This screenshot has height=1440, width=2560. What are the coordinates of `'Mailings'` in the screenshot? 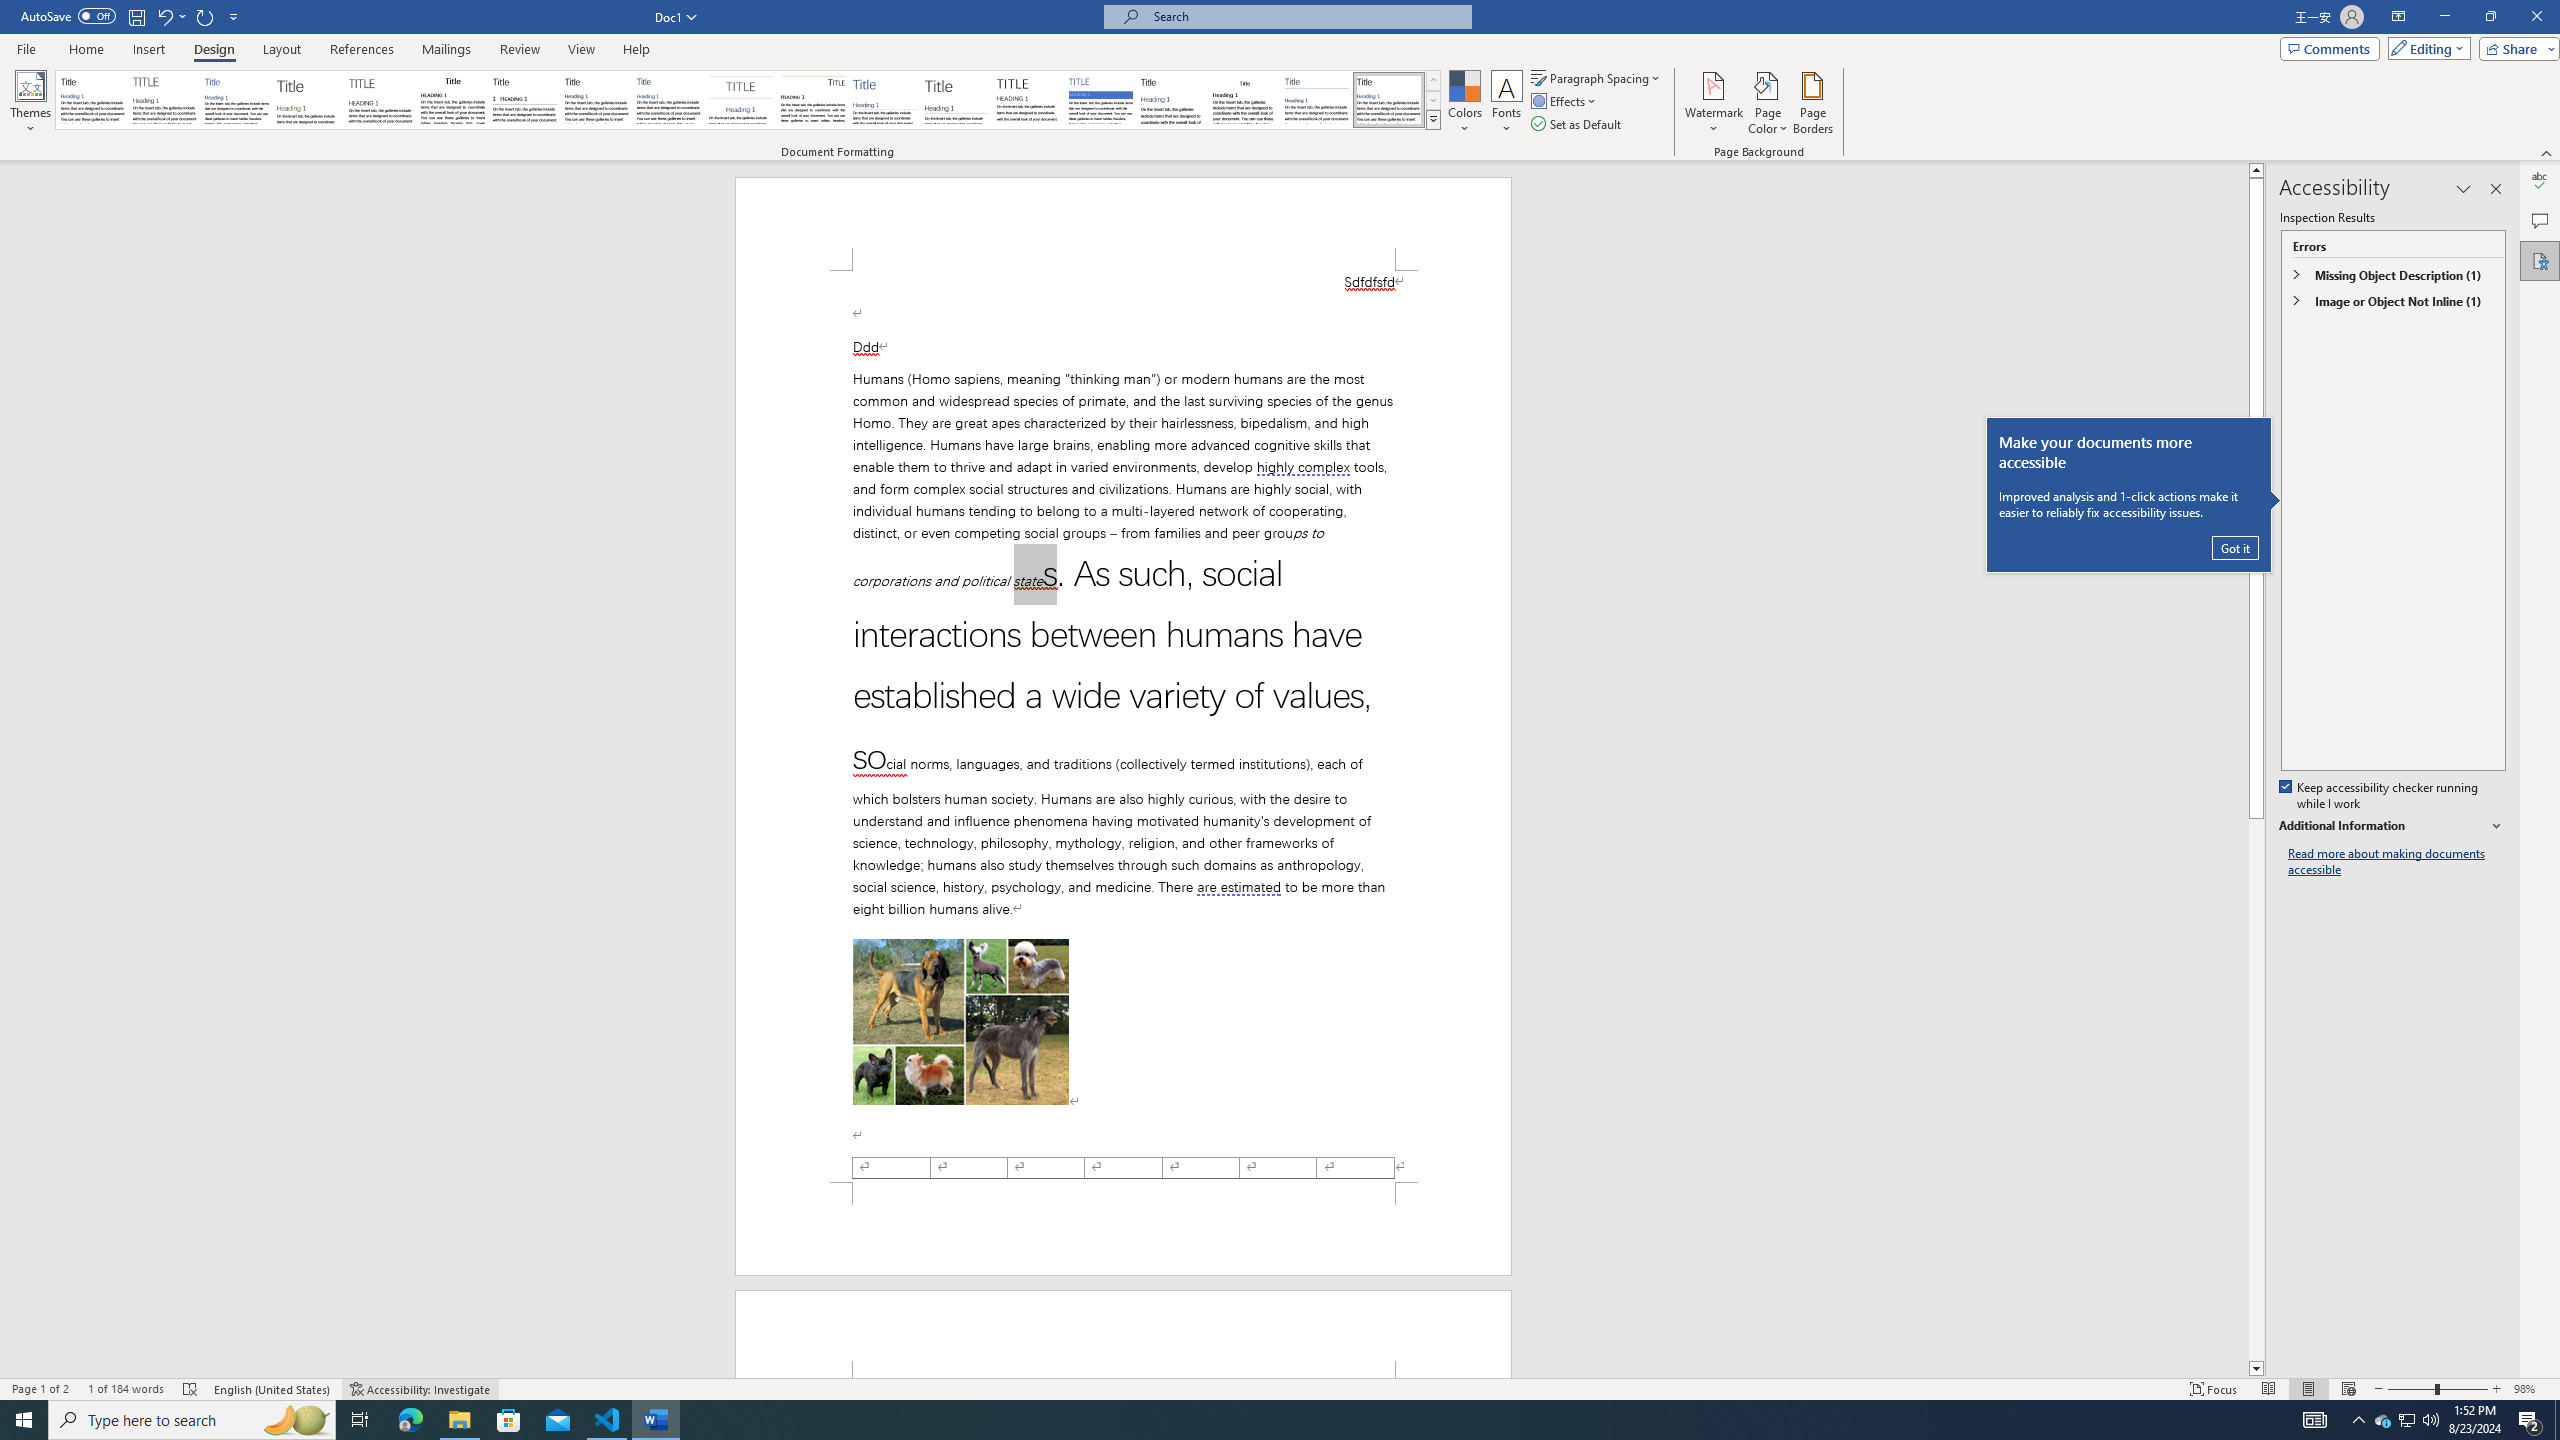 It's located at (445, 49).